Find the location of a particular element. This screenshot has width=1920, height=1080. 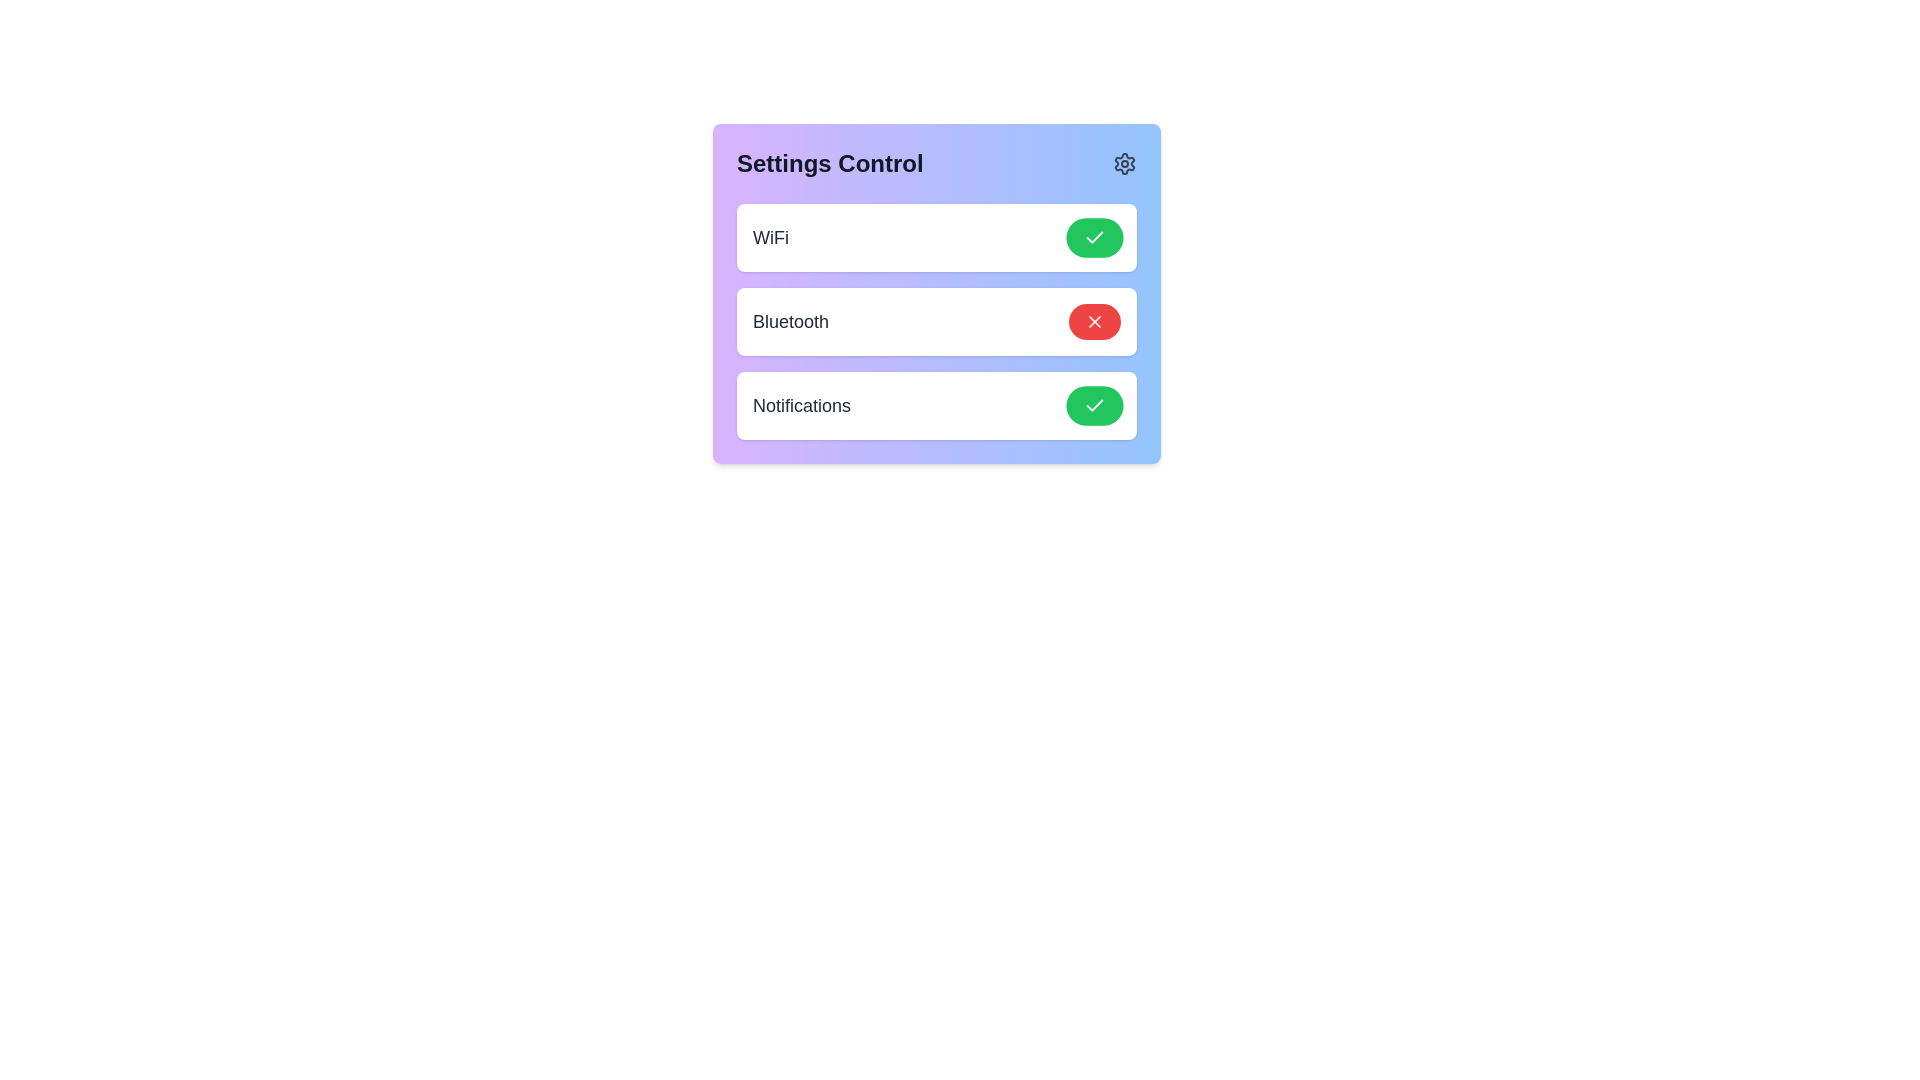

the settings icon to open additional options is located at coordinates (1124, 163).